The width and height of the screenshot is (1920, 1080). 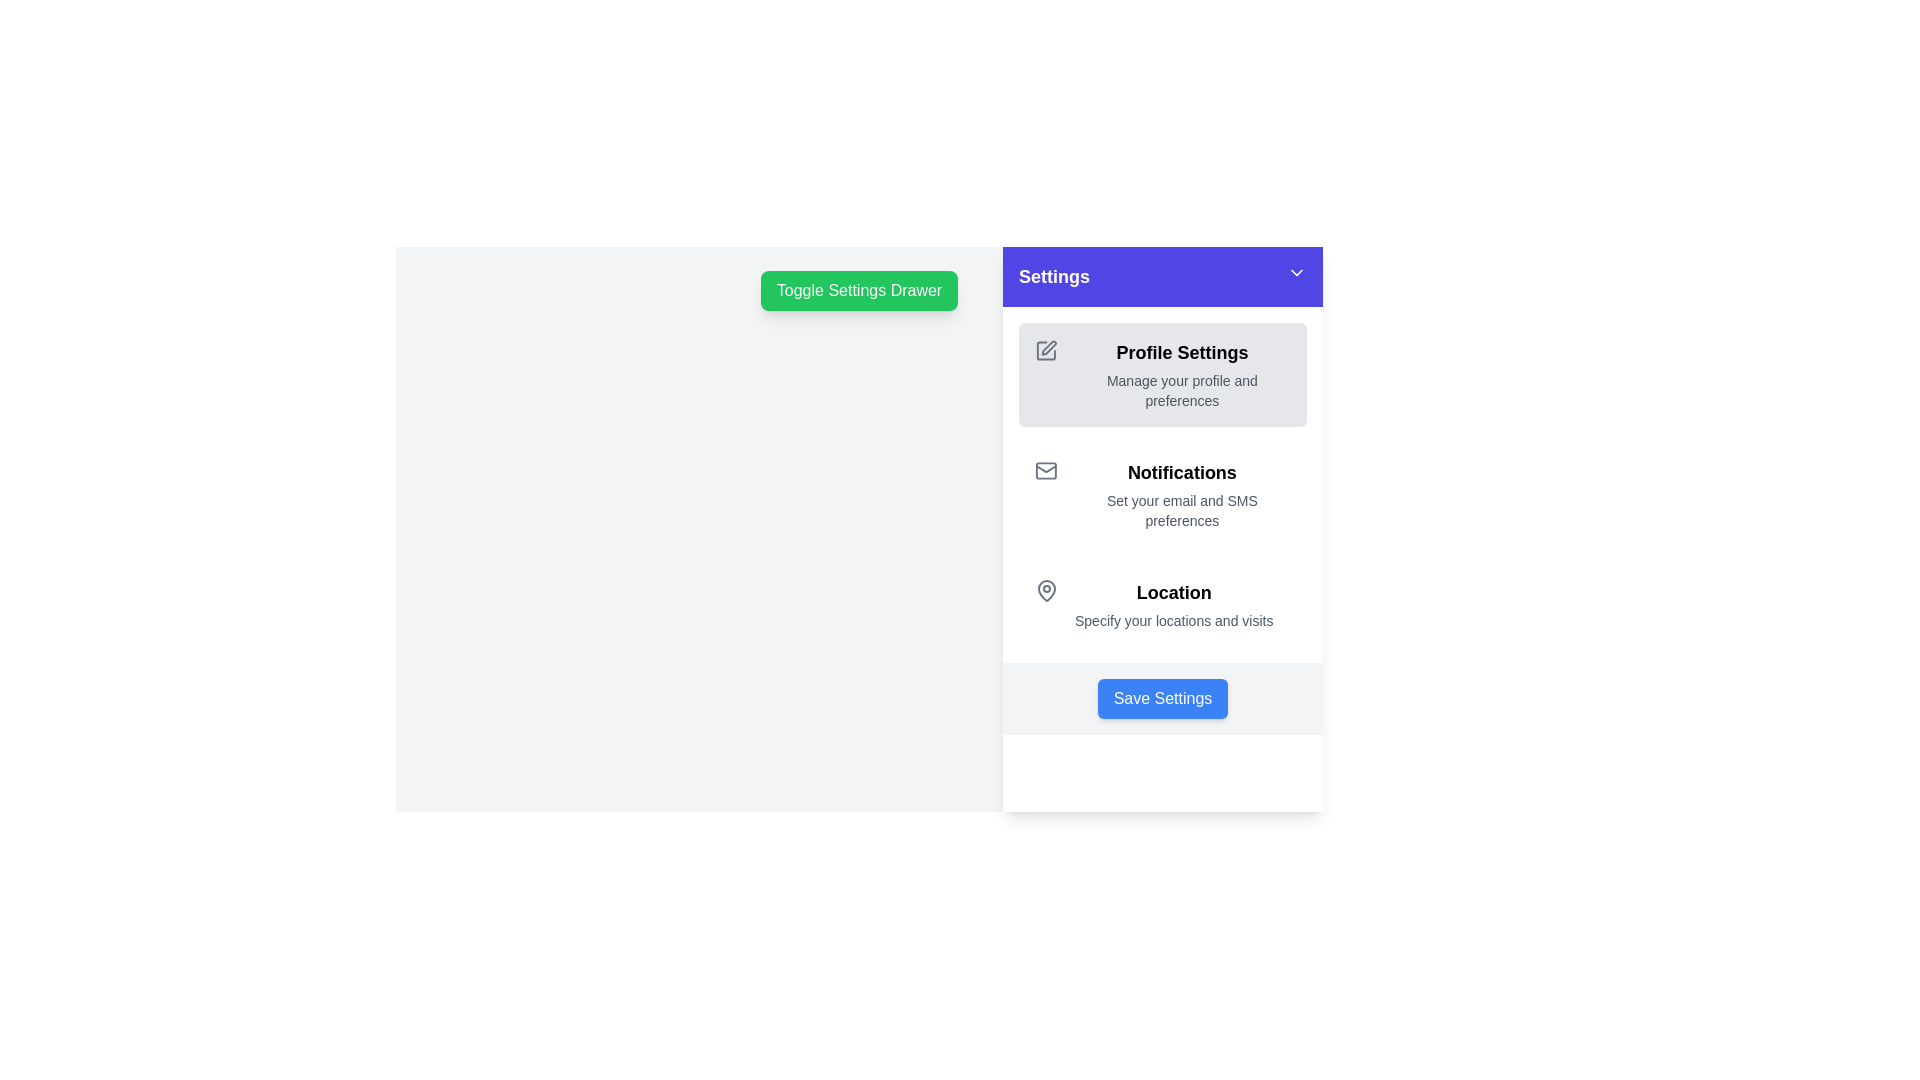 What do you see at coordinates (1045, 589) in the screenshot?
I see `the 'Location' setting icon, which is the third icon in the vertical list of settings, positioned immediately to the left of the 'Location' option` at bounding box center [1045, 589].